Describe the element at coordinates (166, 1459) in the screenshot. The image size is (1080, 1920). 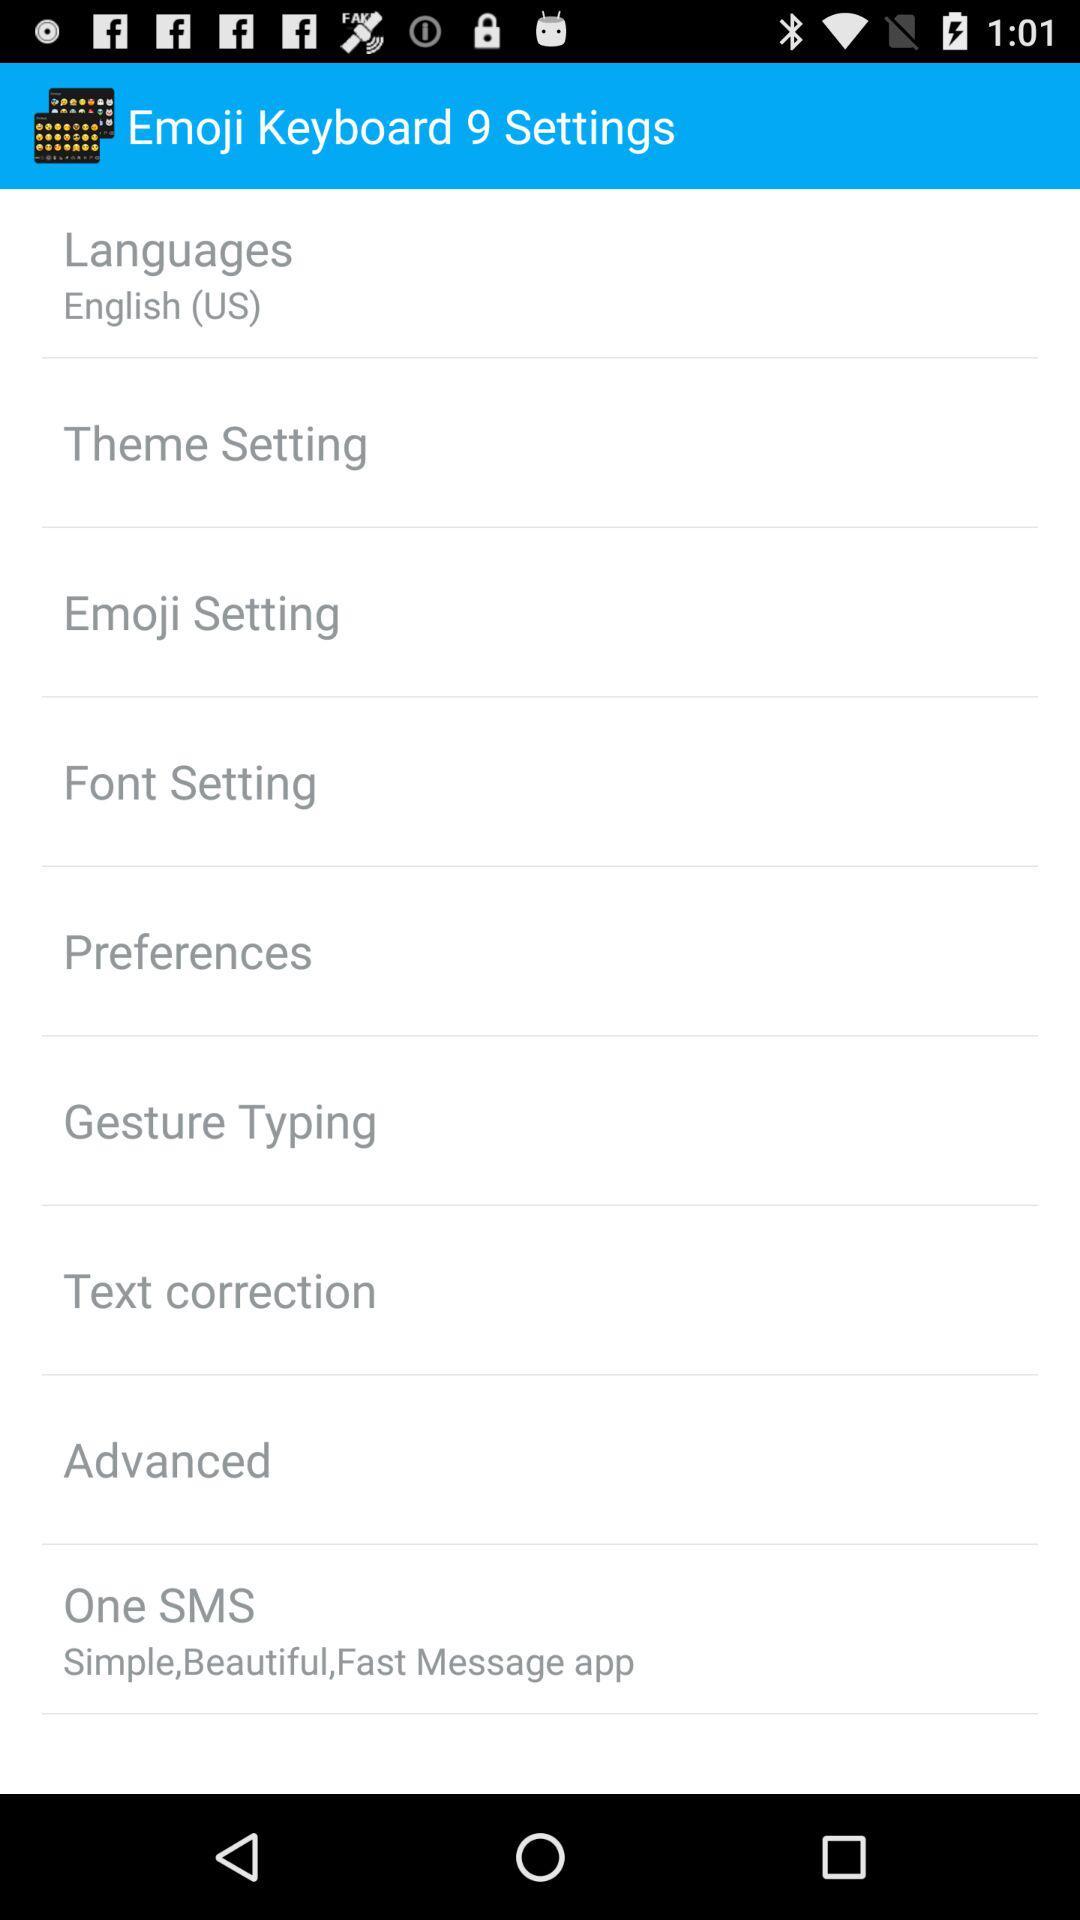
I see `app above the one sms icon` at that location.